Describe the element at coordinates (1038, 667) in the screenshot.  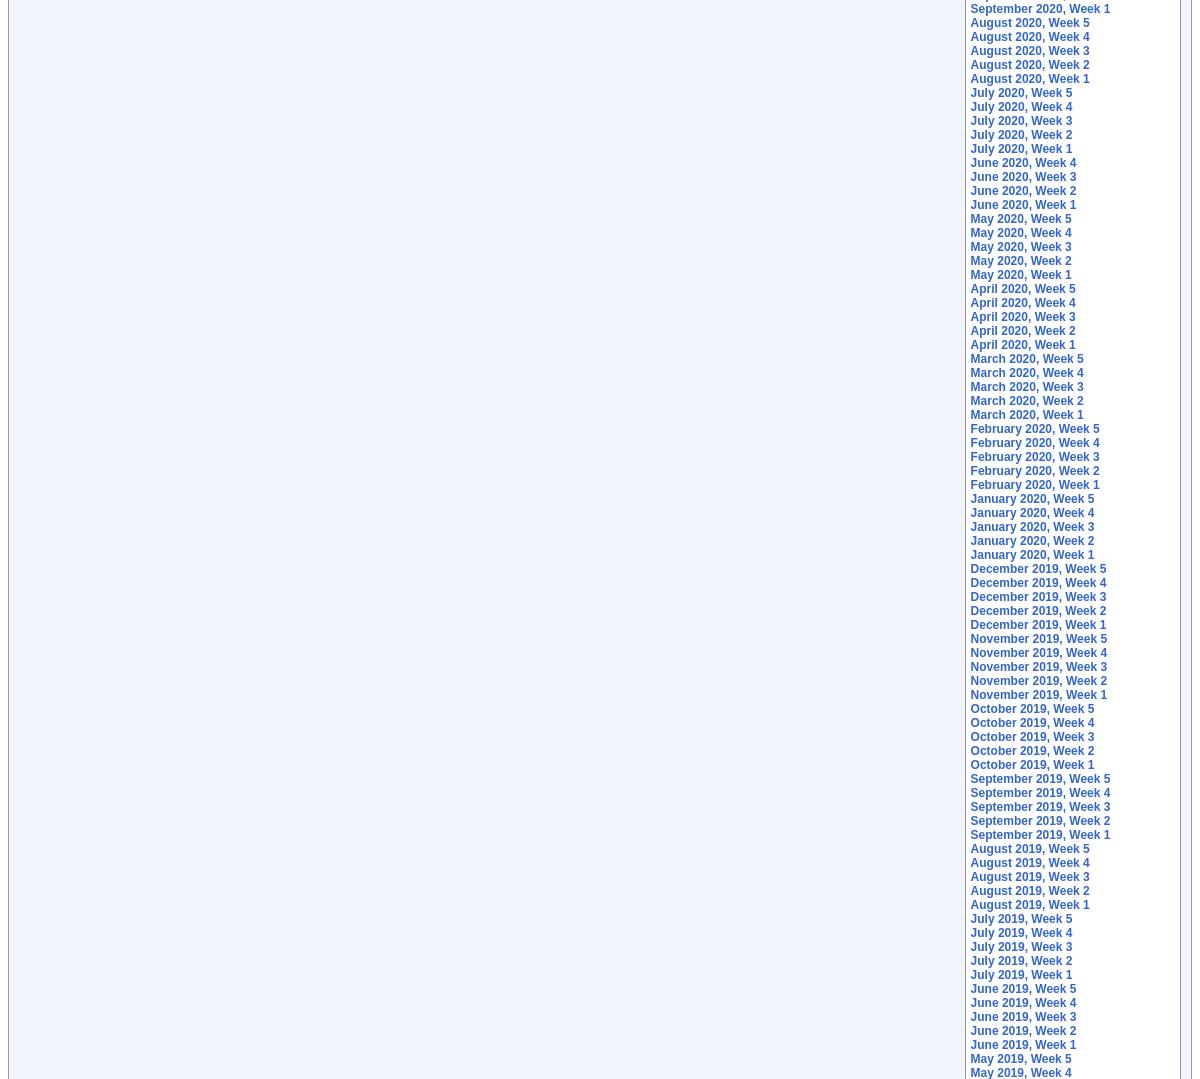
I see `'November 2019, Week 3'` at that location.